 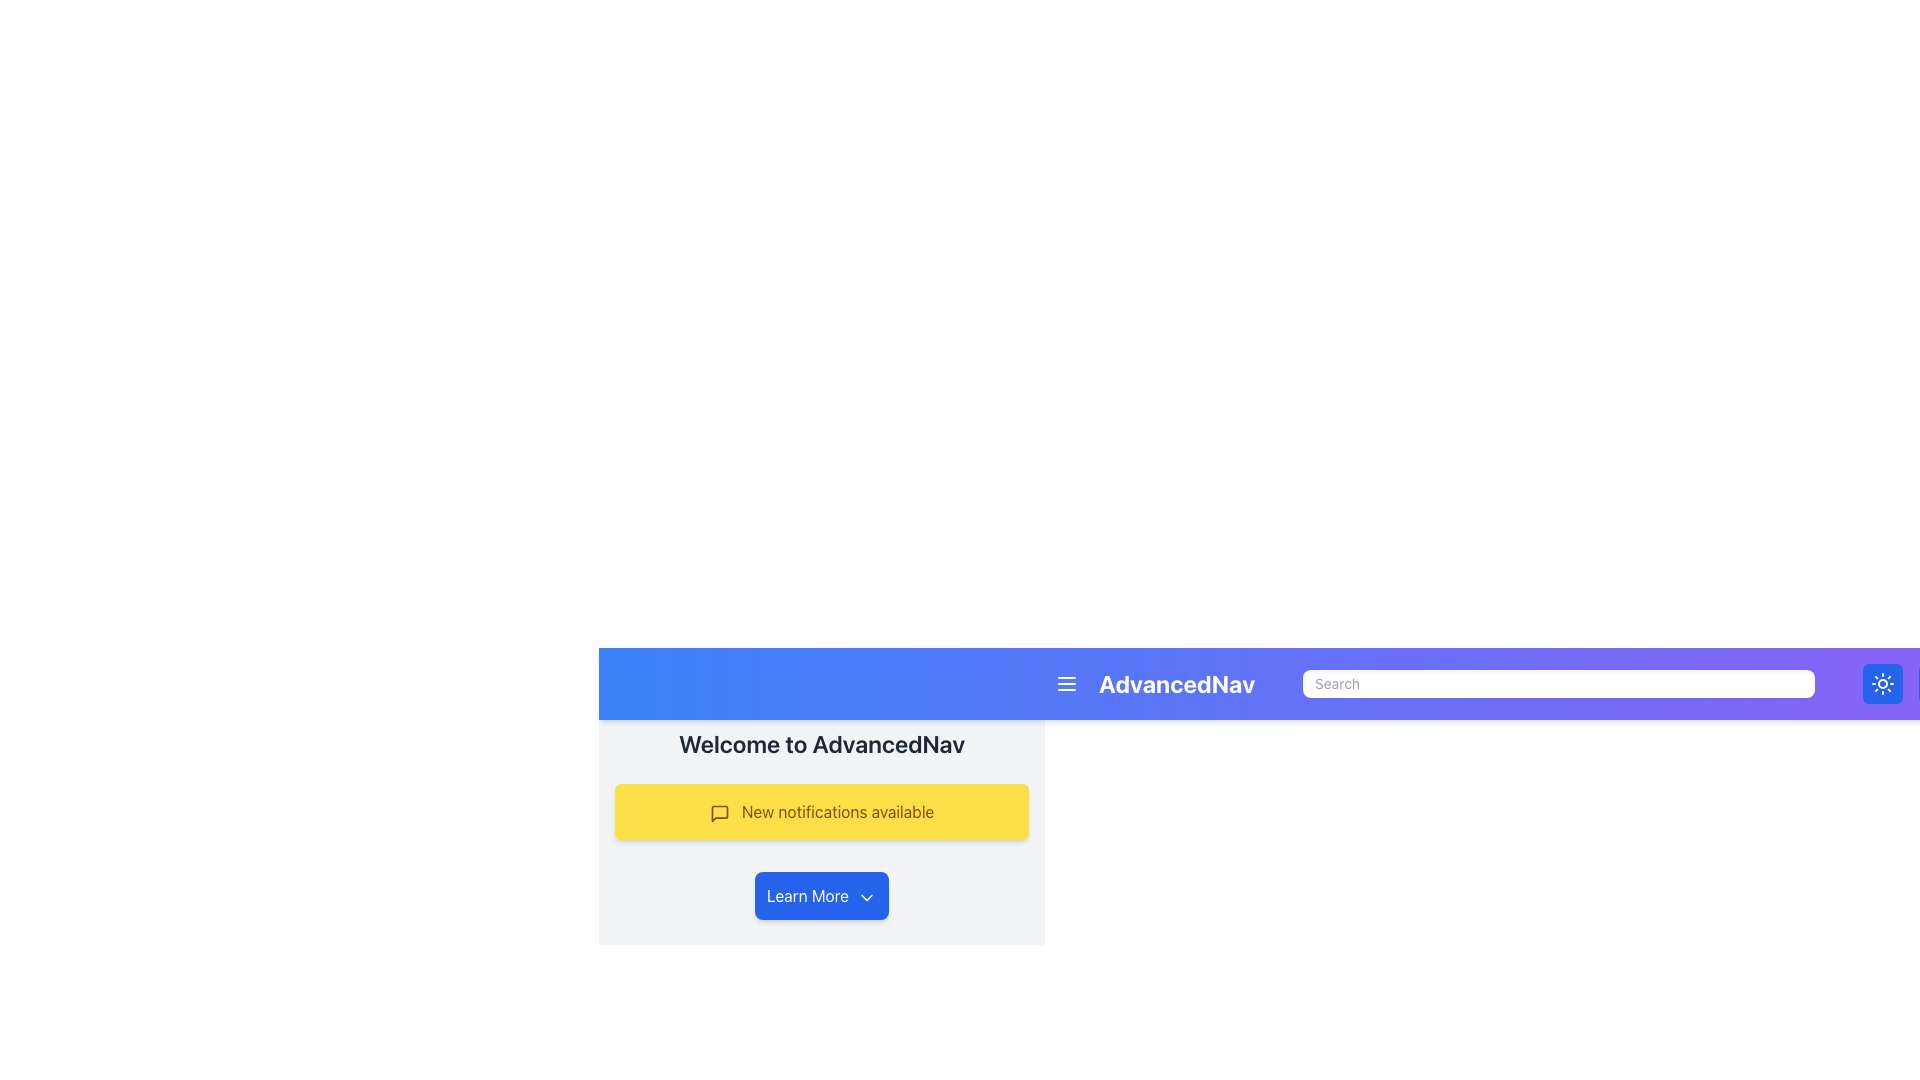 I want to click on the blue 'Learn More' button with a chevron icon, so click(x=821, y=894).